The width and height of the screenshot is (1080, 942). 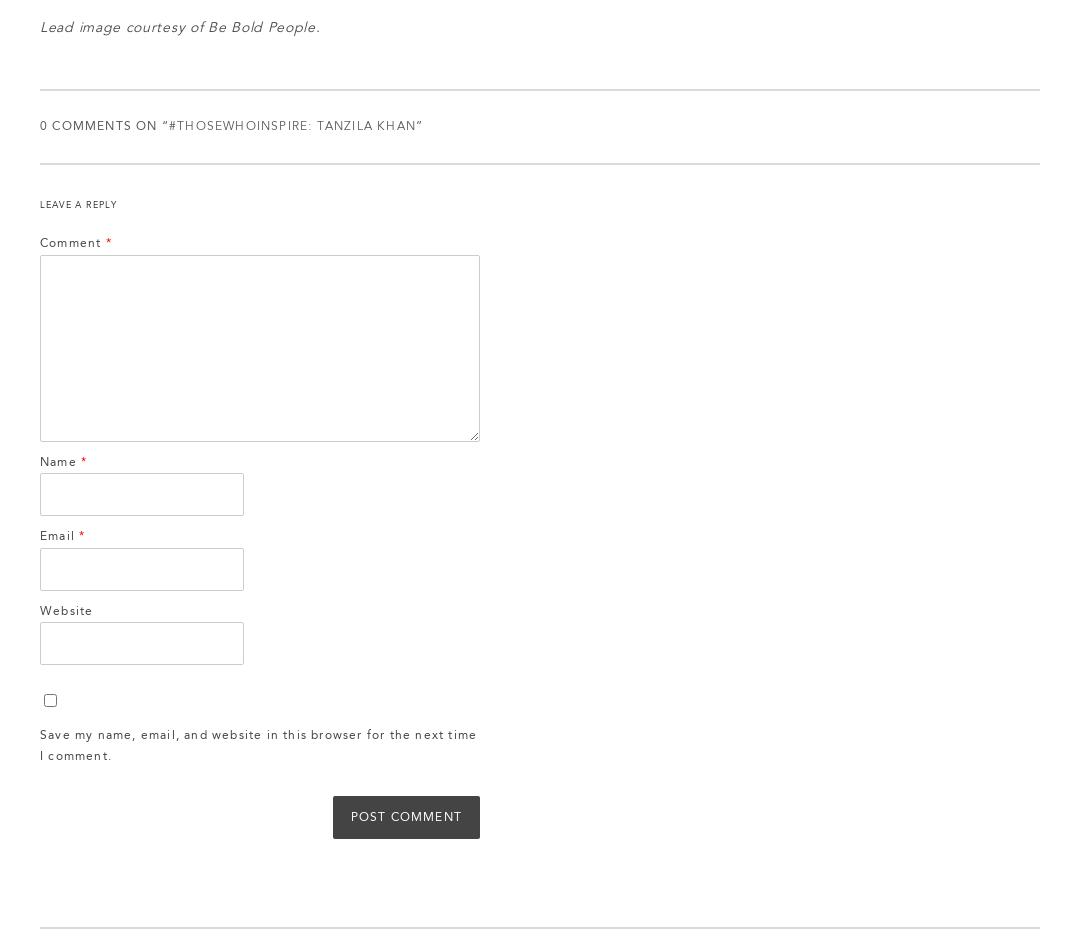 What do you see at coordinates (58, 536) in the screenshot?
I see `'Email'` at bounding box center [58, 536].